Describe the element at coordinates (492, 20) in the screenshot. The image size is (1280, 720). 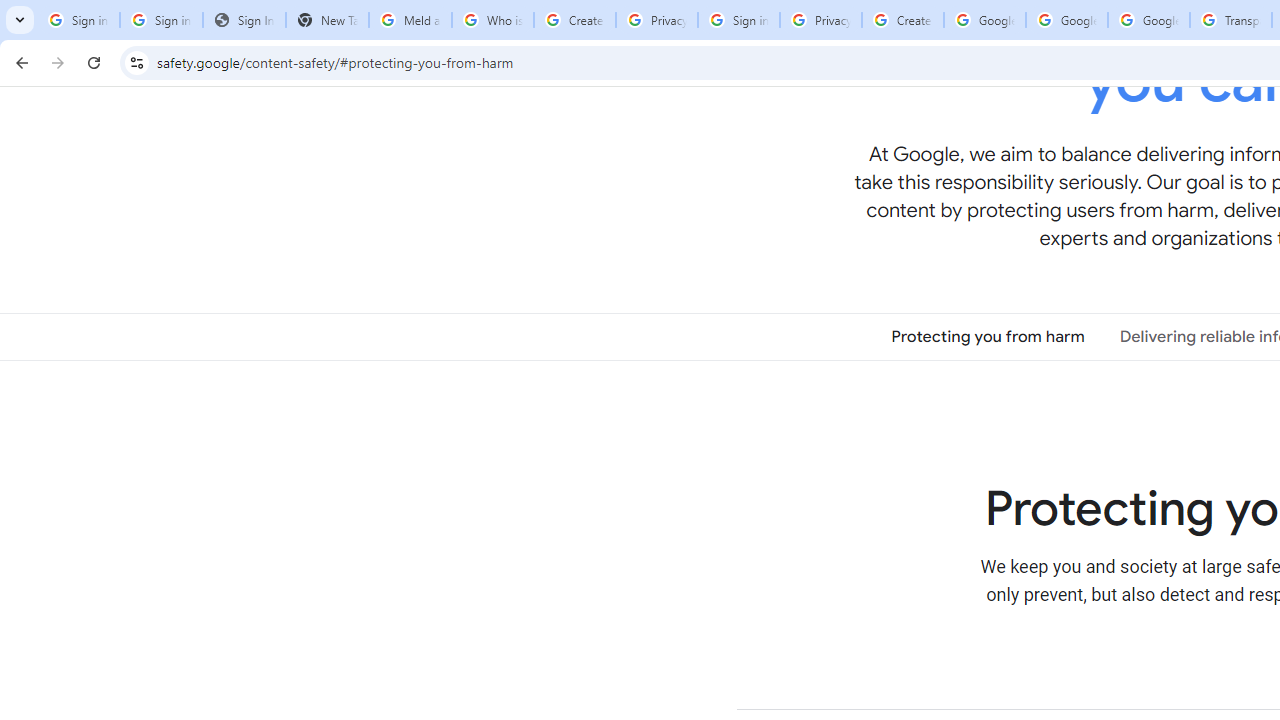
I see `'Who is my administrator? - Google Account Help'` at that location.